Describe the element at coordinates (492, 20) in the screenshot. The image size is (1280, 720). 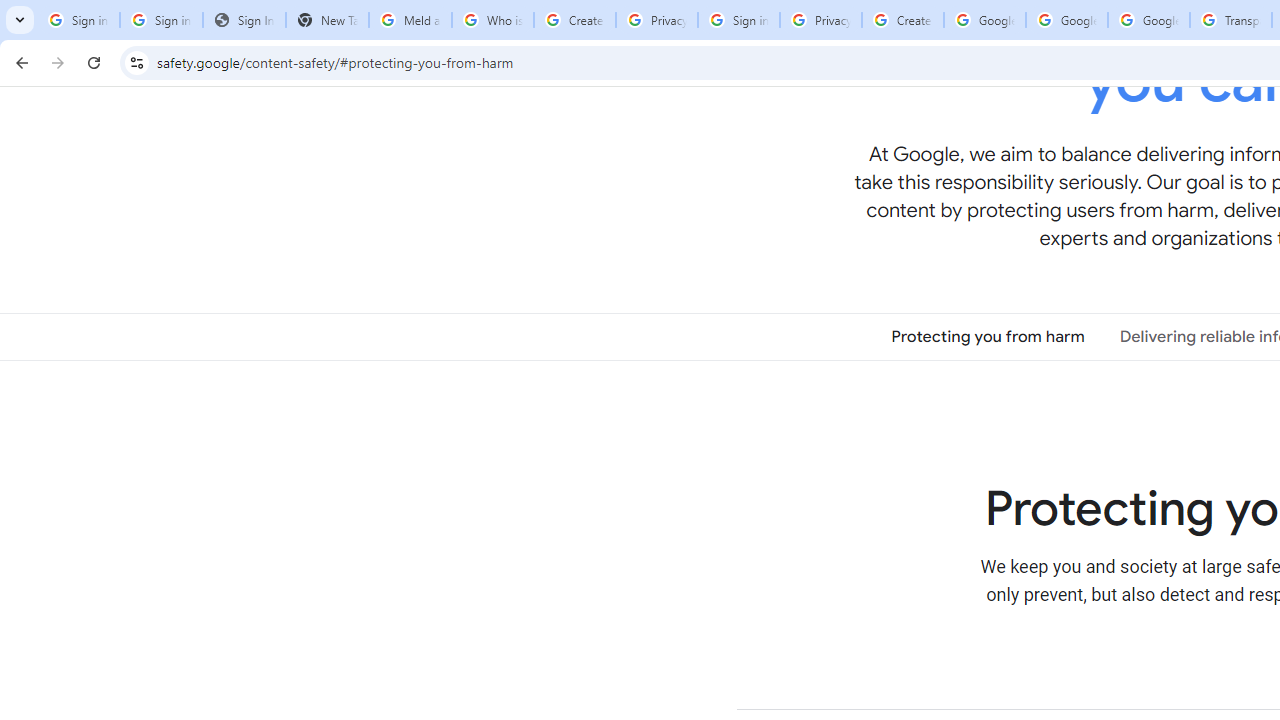
I see `'Who is my administrator? - Google Account Help'` at that location.